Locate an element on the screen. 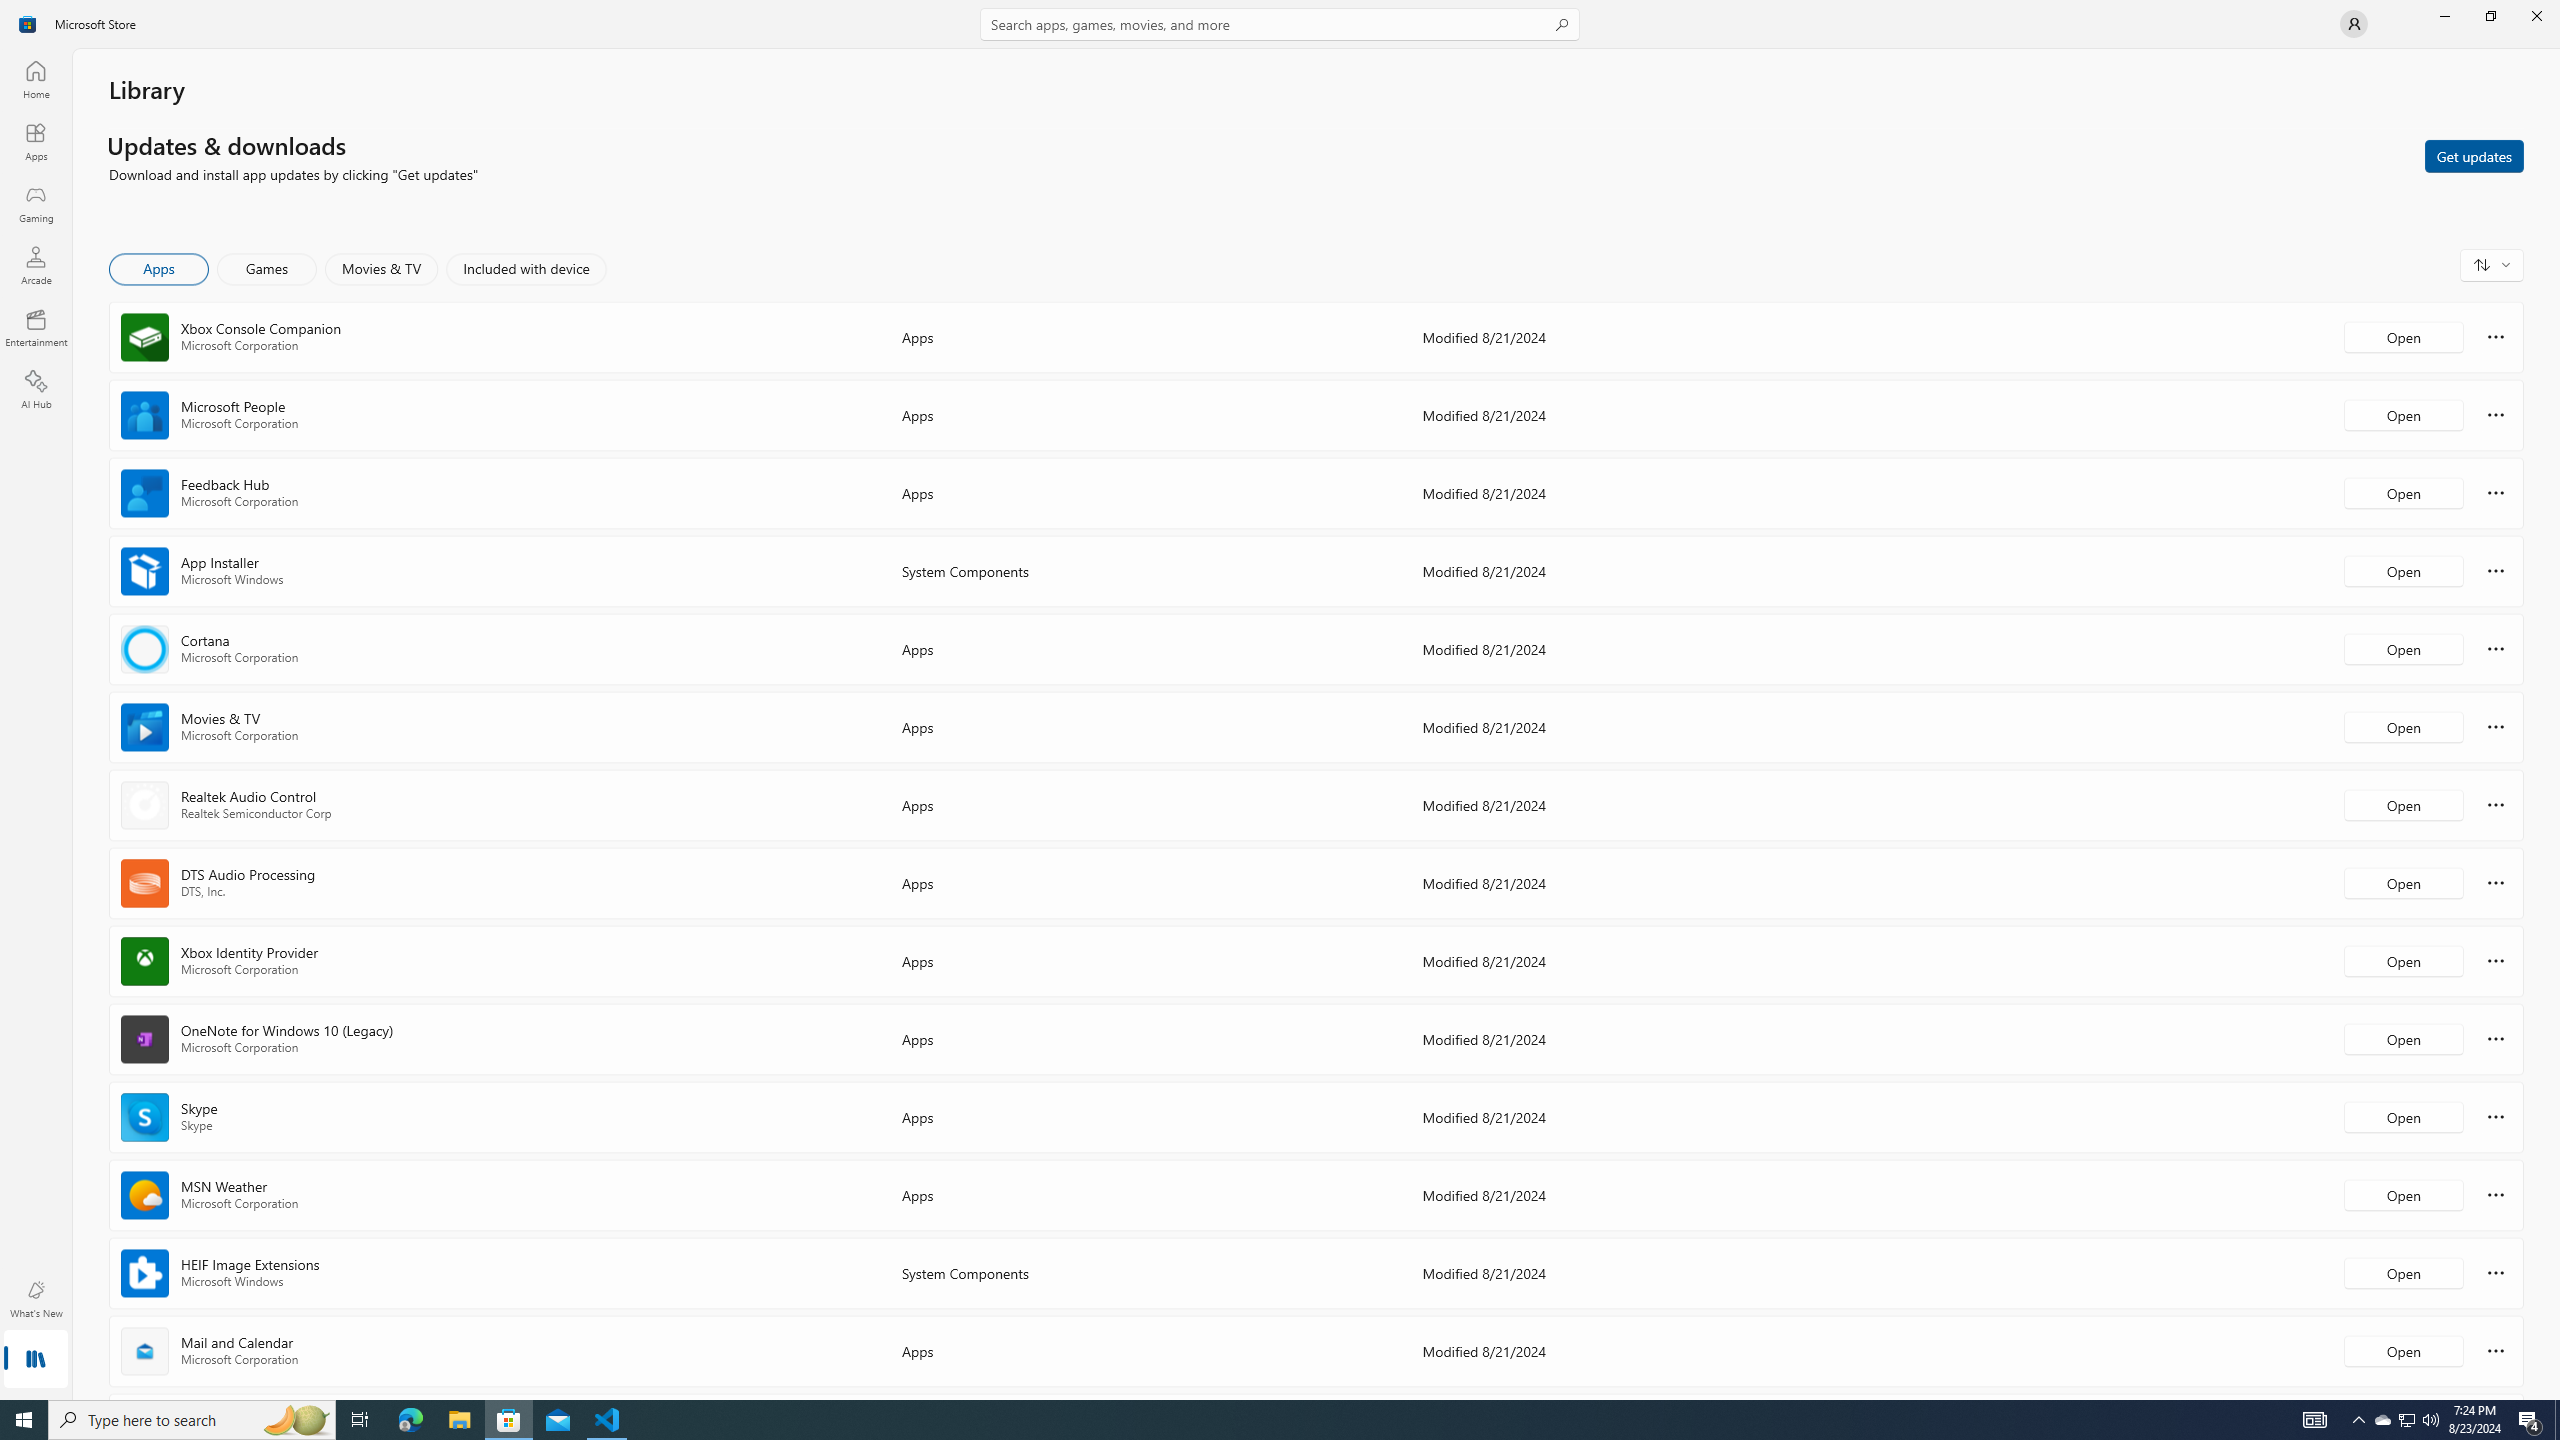 This screenshot has width=2560, height=1440. 'Class: Image' is located at coordinates (28, 22).